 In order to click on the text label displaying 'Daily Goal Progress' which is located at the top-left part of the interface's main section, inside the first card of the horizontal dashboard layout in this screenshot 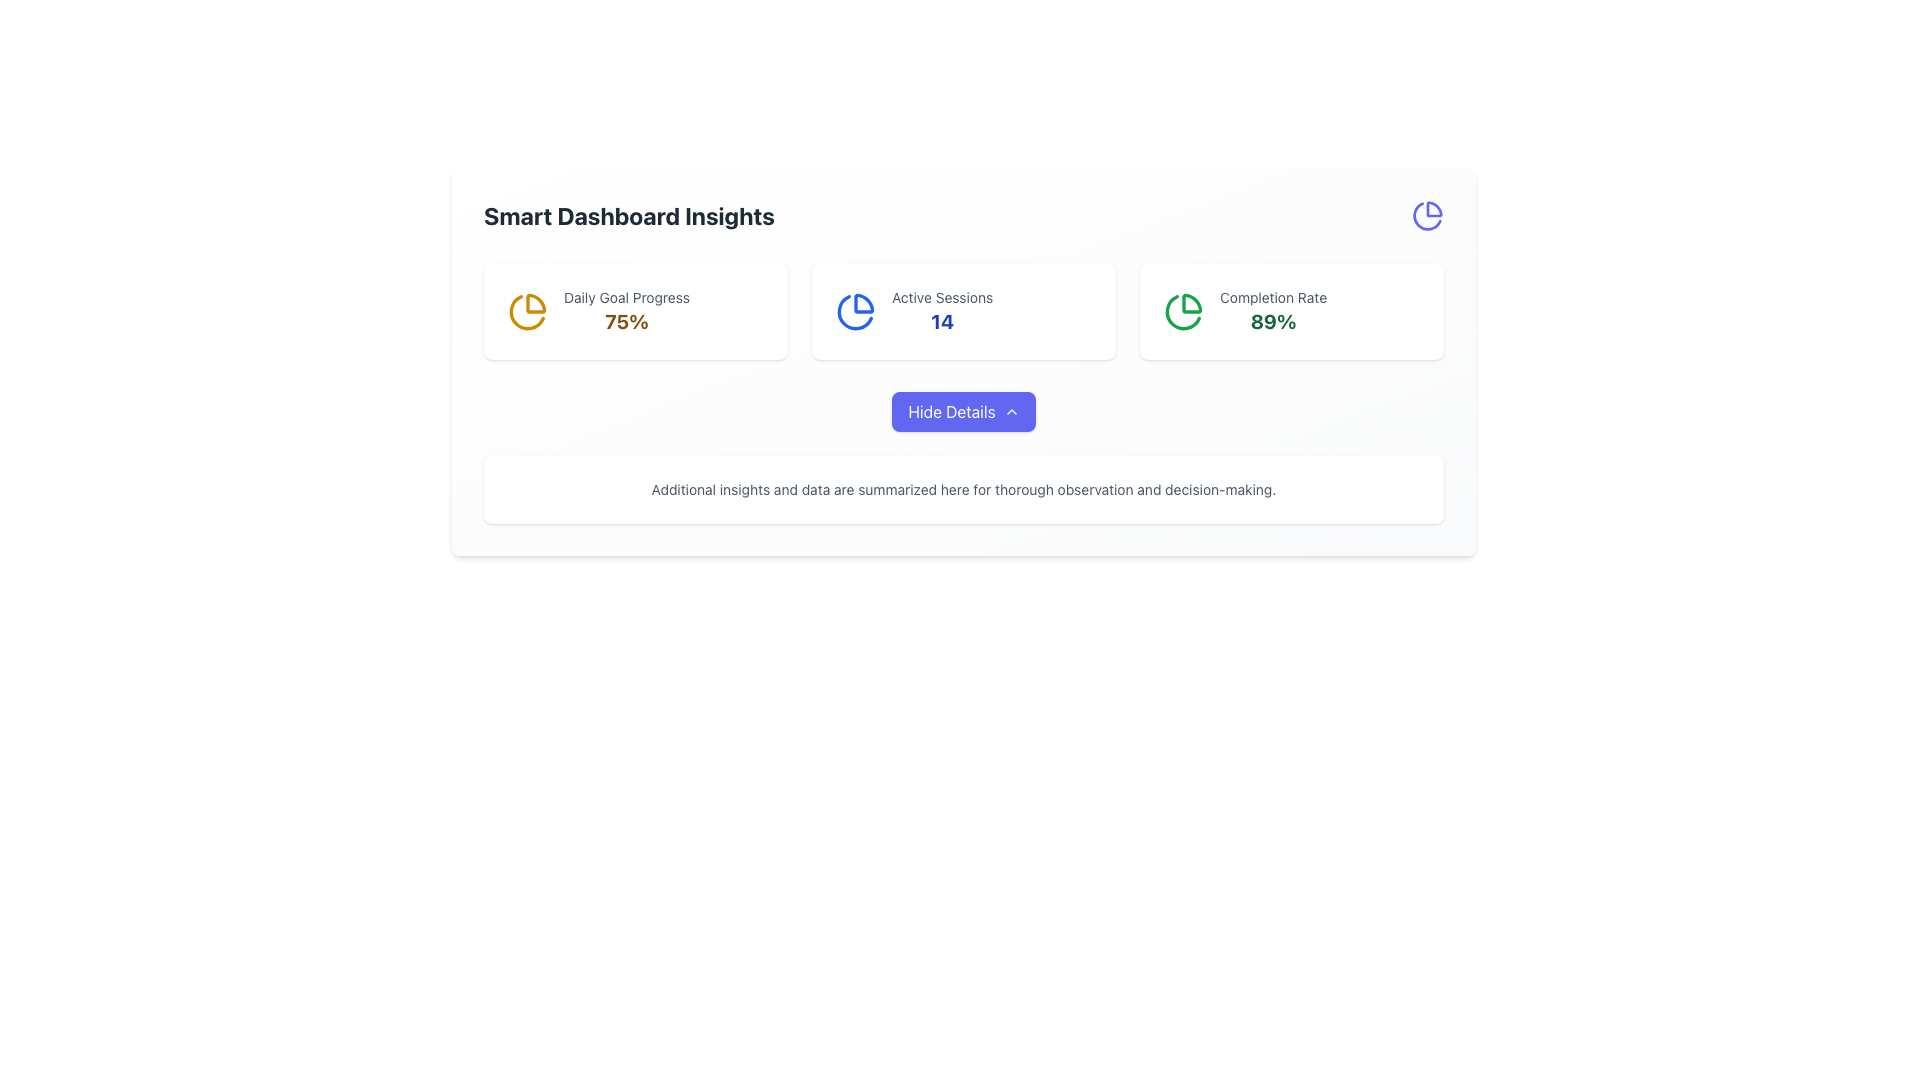, I will do `click(626, 297)`.